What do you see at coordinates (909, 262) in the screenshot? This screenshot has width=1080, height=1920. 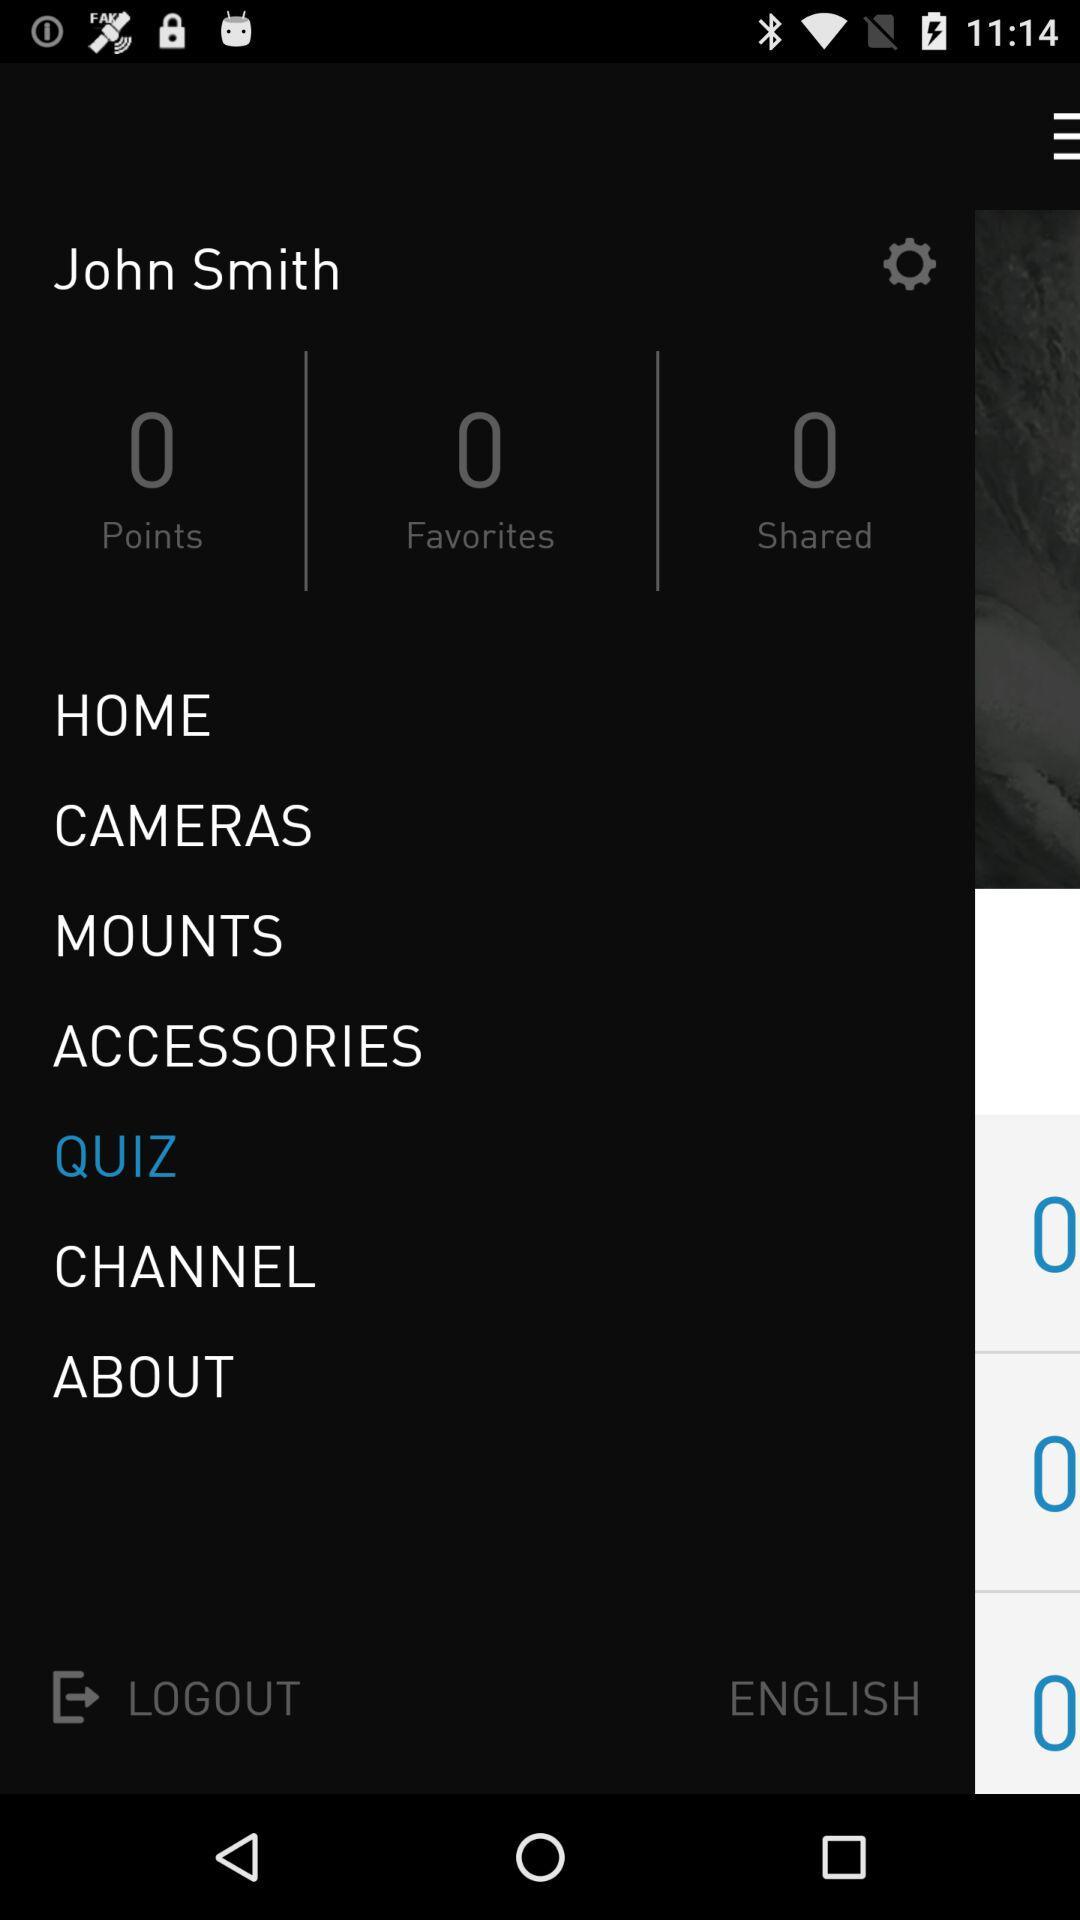 I see `the icon to the right of john smith icon` at bounding box center [909, 262].